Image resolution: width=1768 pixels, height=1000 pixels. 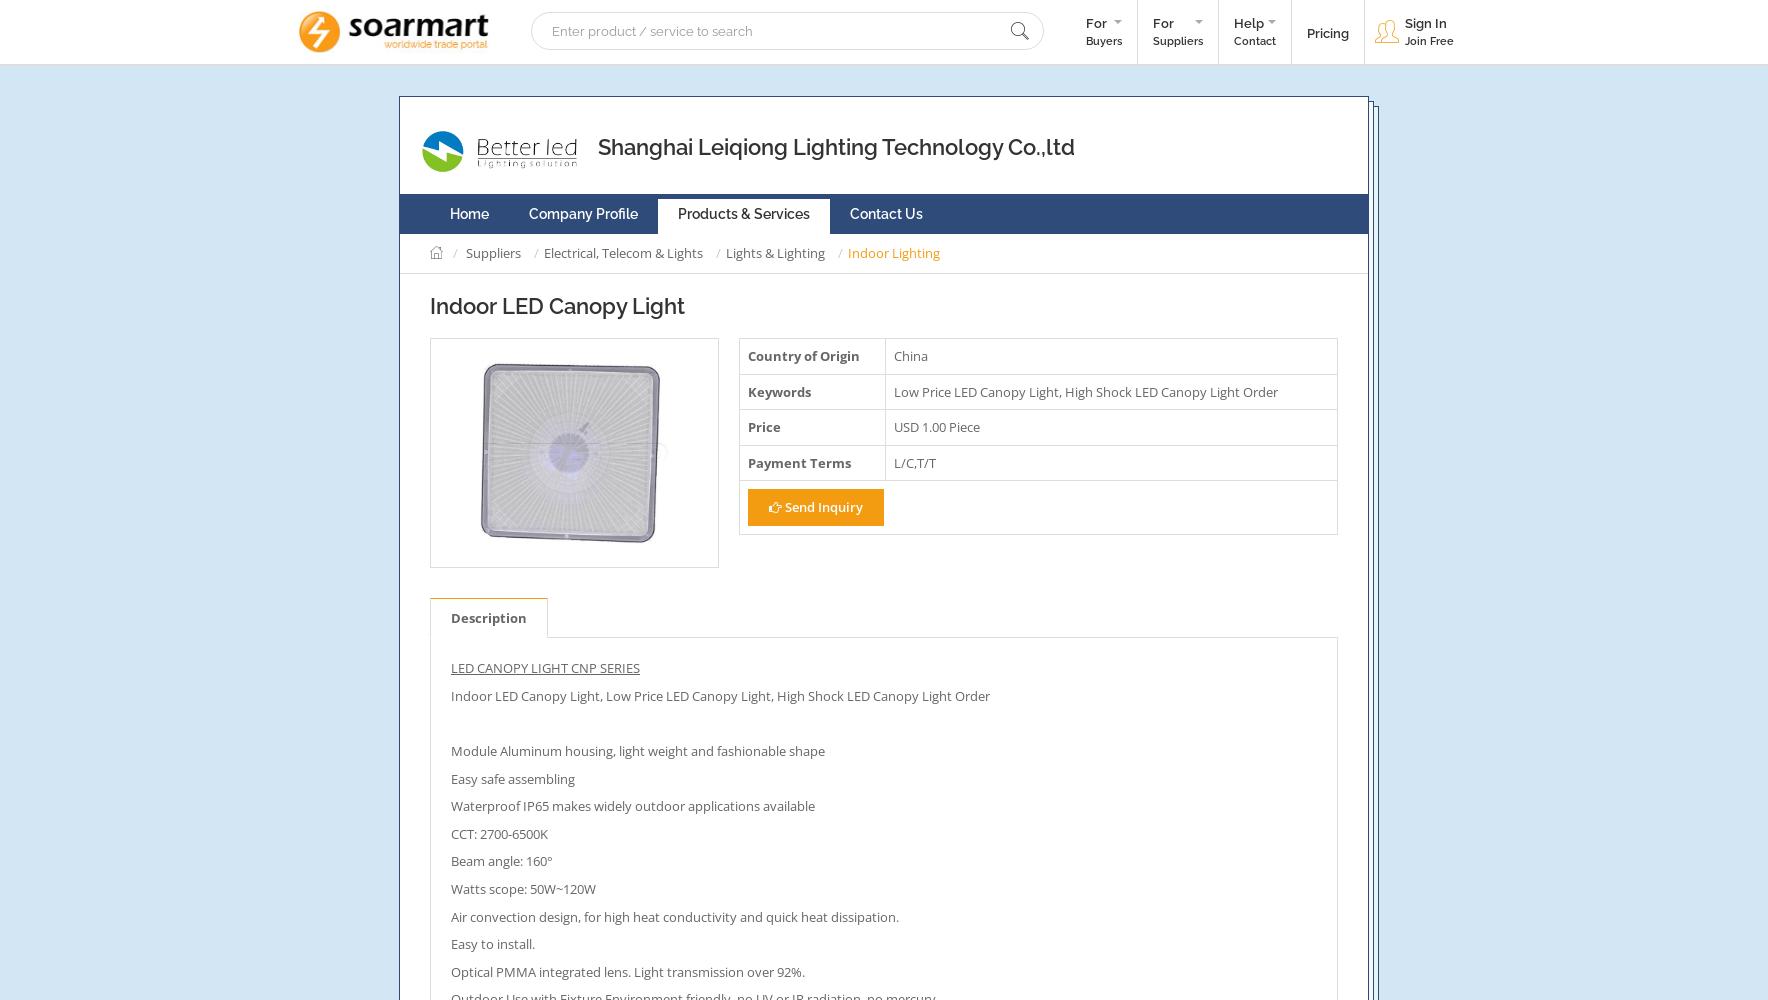 I want to click on 'Send Inquiry', so click(x=822, y=507).